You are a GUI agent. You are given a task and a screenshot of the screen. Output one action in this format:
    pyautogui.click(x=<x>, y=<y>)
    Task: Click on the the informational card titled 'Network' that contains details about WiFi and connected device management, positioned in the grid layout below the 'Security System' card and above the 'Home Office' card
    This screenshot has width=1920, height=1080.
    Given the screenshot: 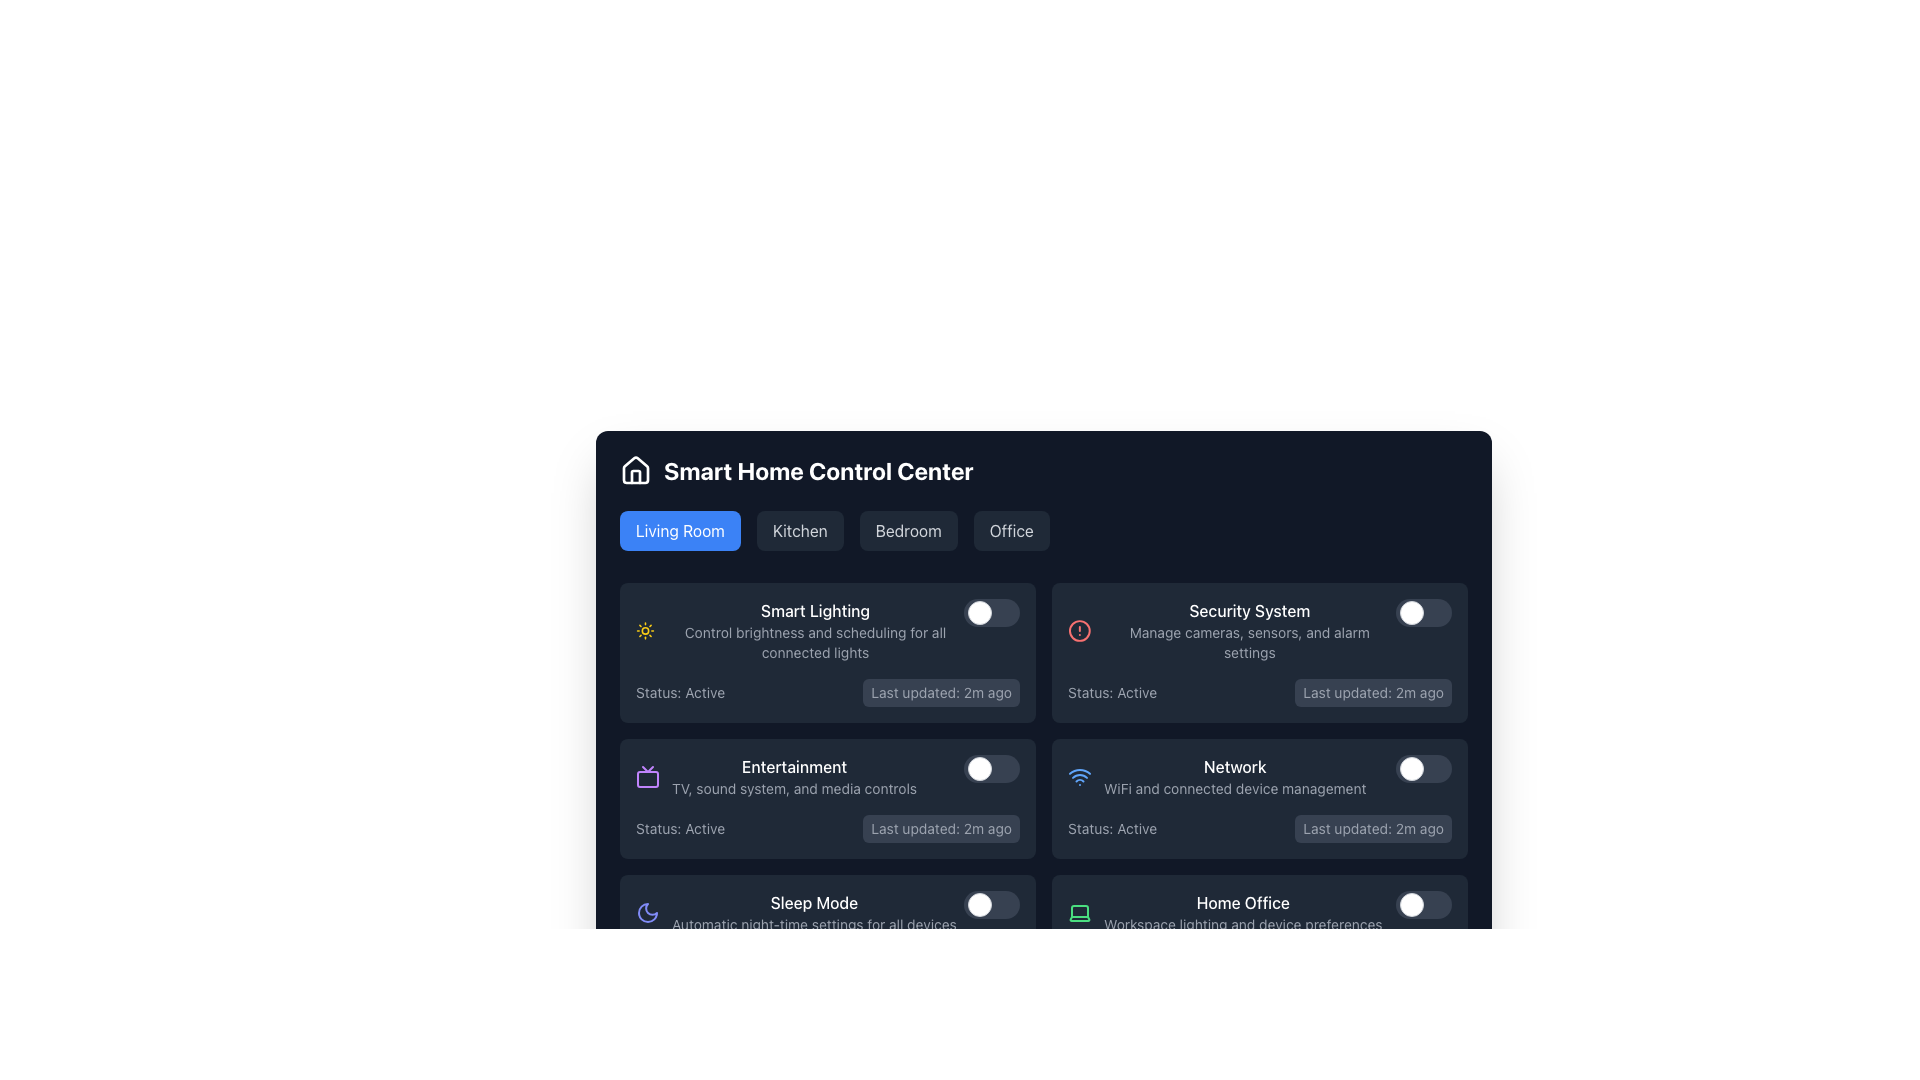 What is the action you would take?
    pyautogui.click(x=1216, y=775)
    